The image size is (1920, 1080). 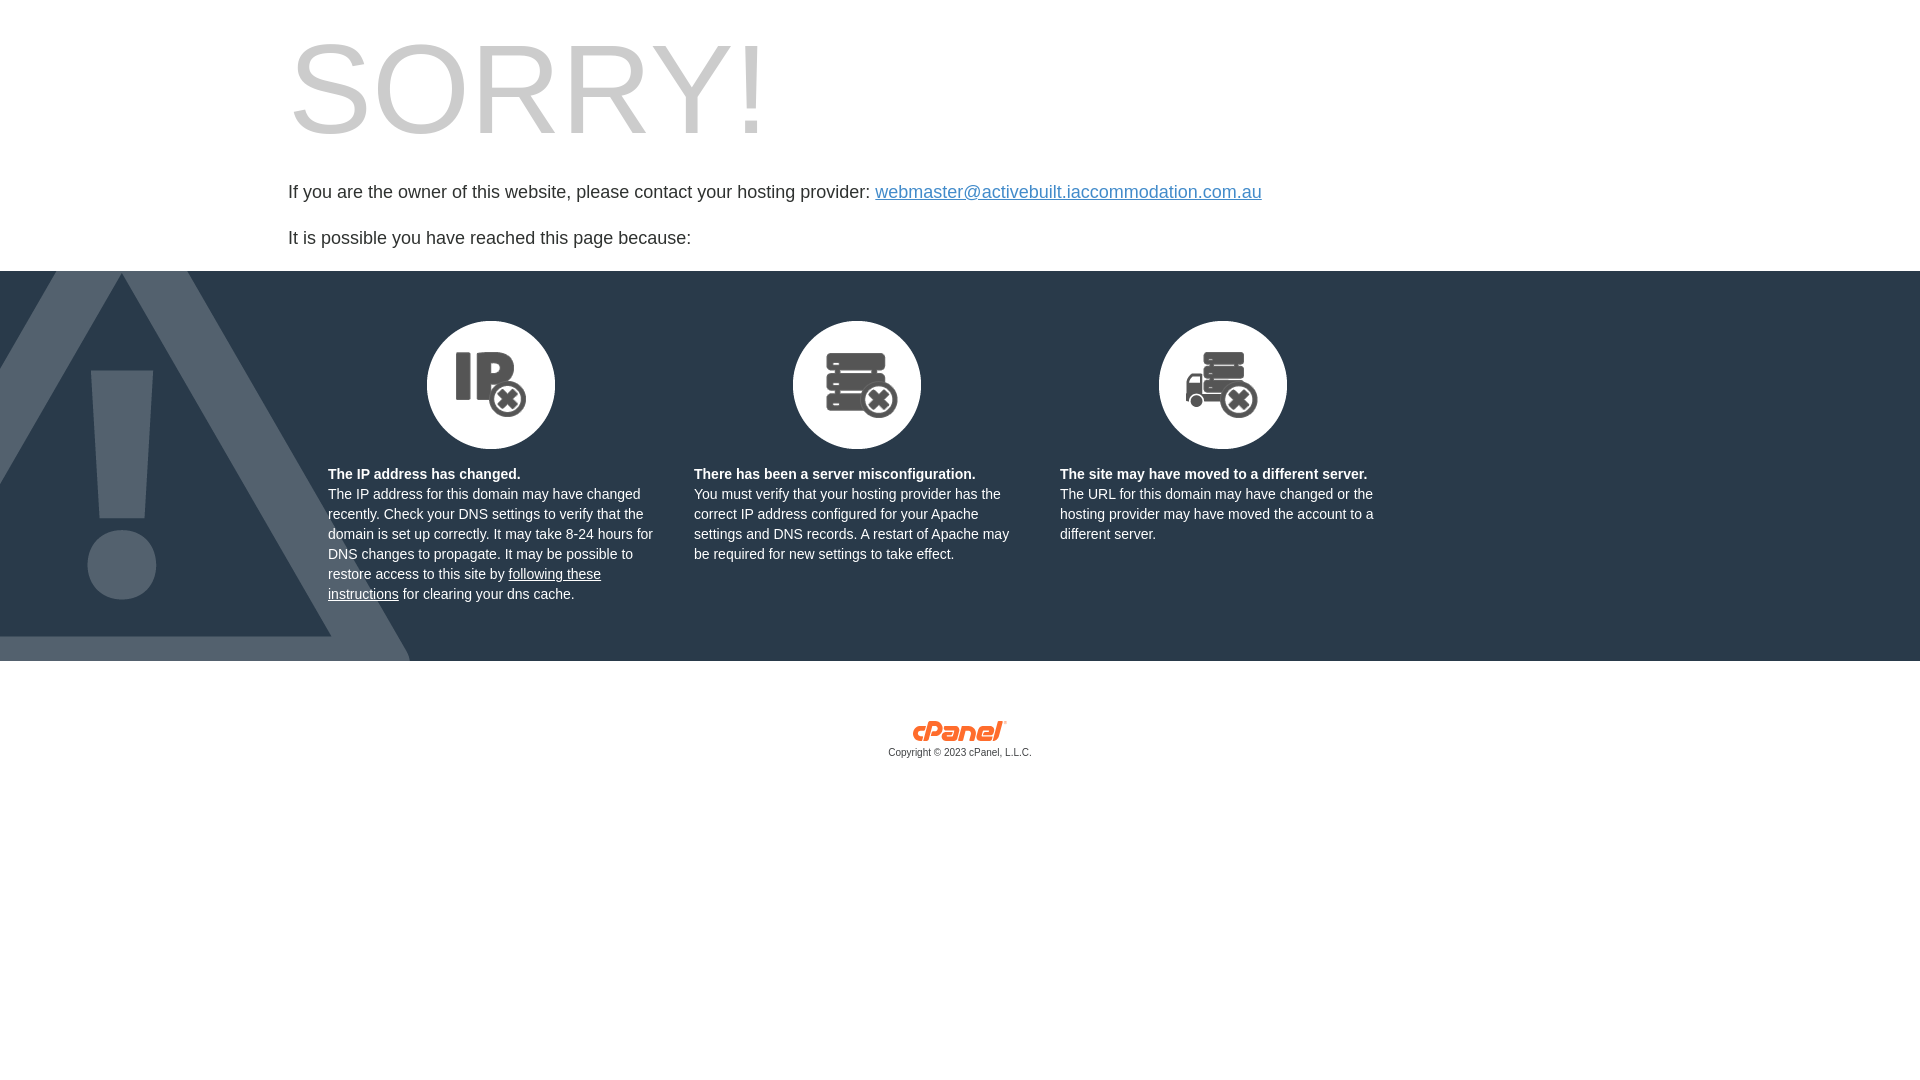 I want to click on 'webmaster@activebuilt.iaccommodation.com.au', so click(x=1067, y=192).